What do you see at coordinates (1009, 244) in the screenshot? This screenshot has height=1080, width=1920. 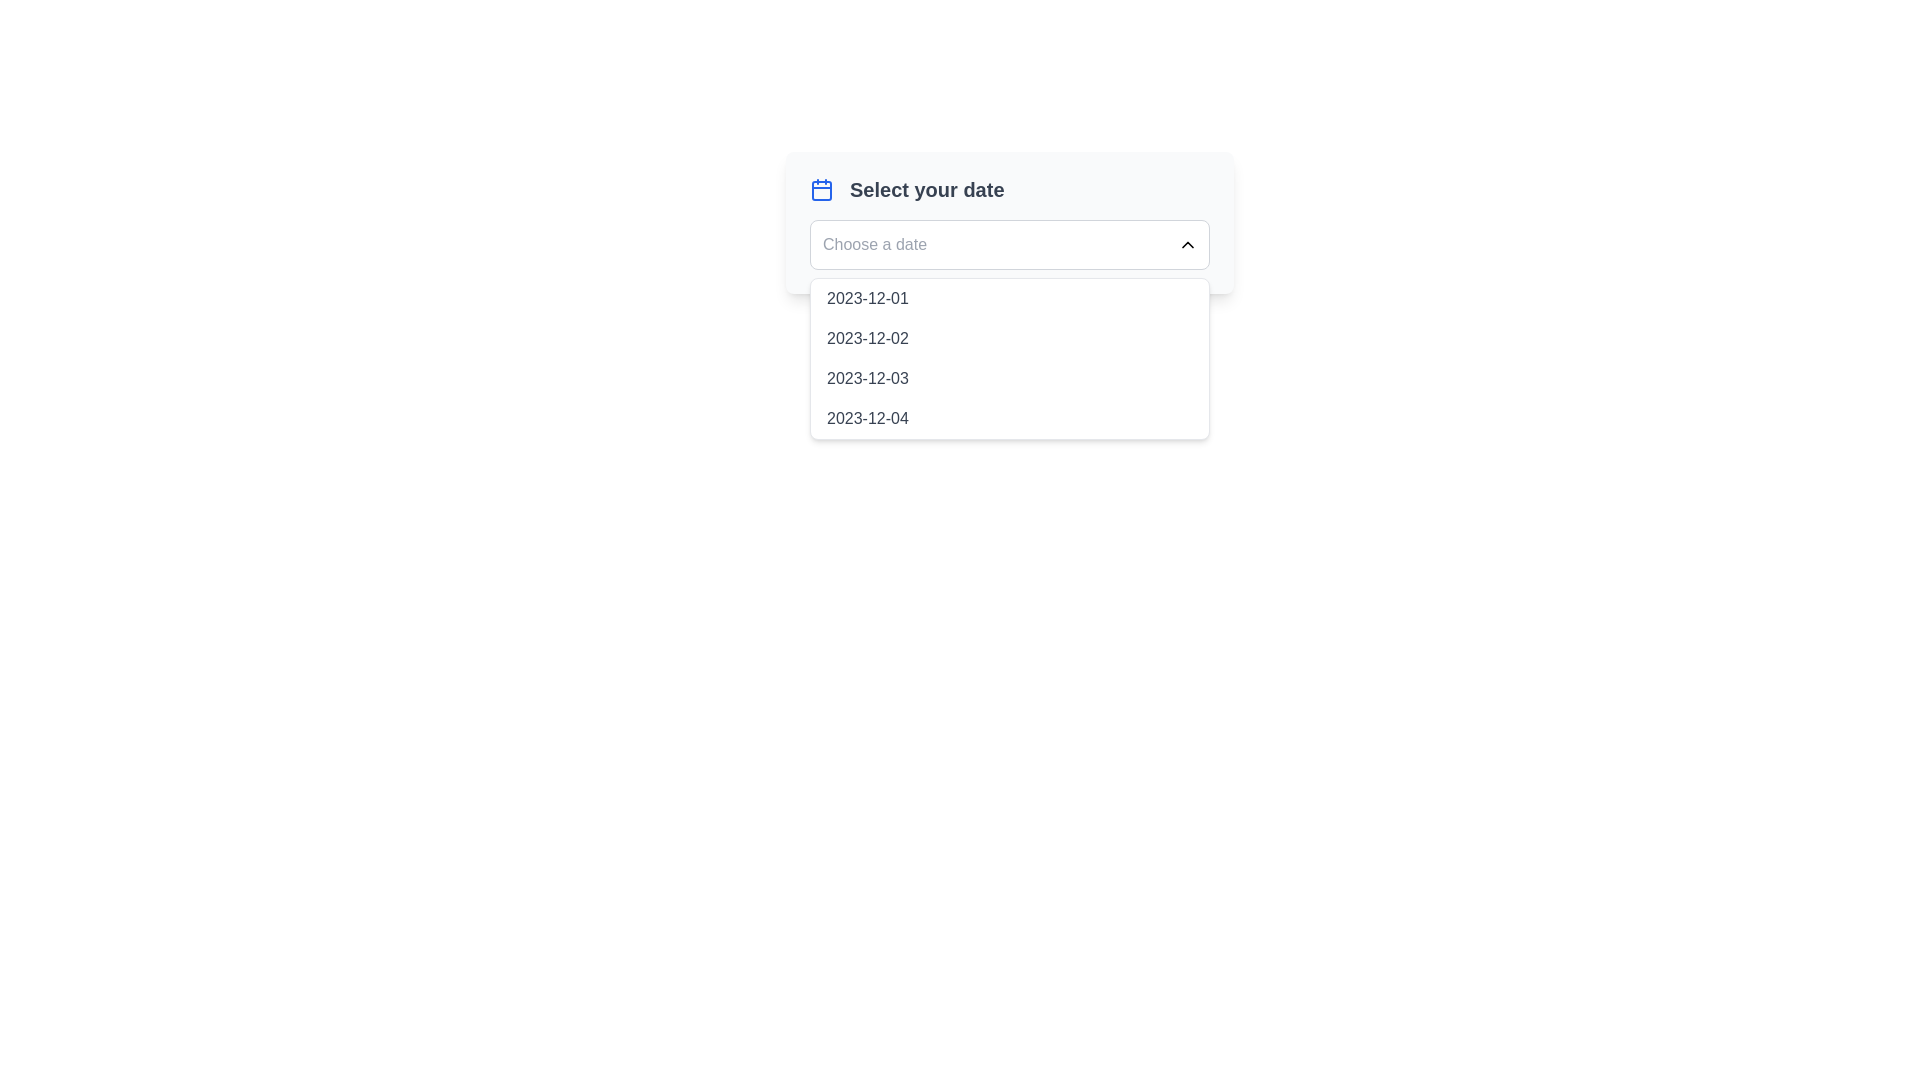 I see `the dropdown menu for date selection to type or interact with it` at bounding box center [1009, 244].